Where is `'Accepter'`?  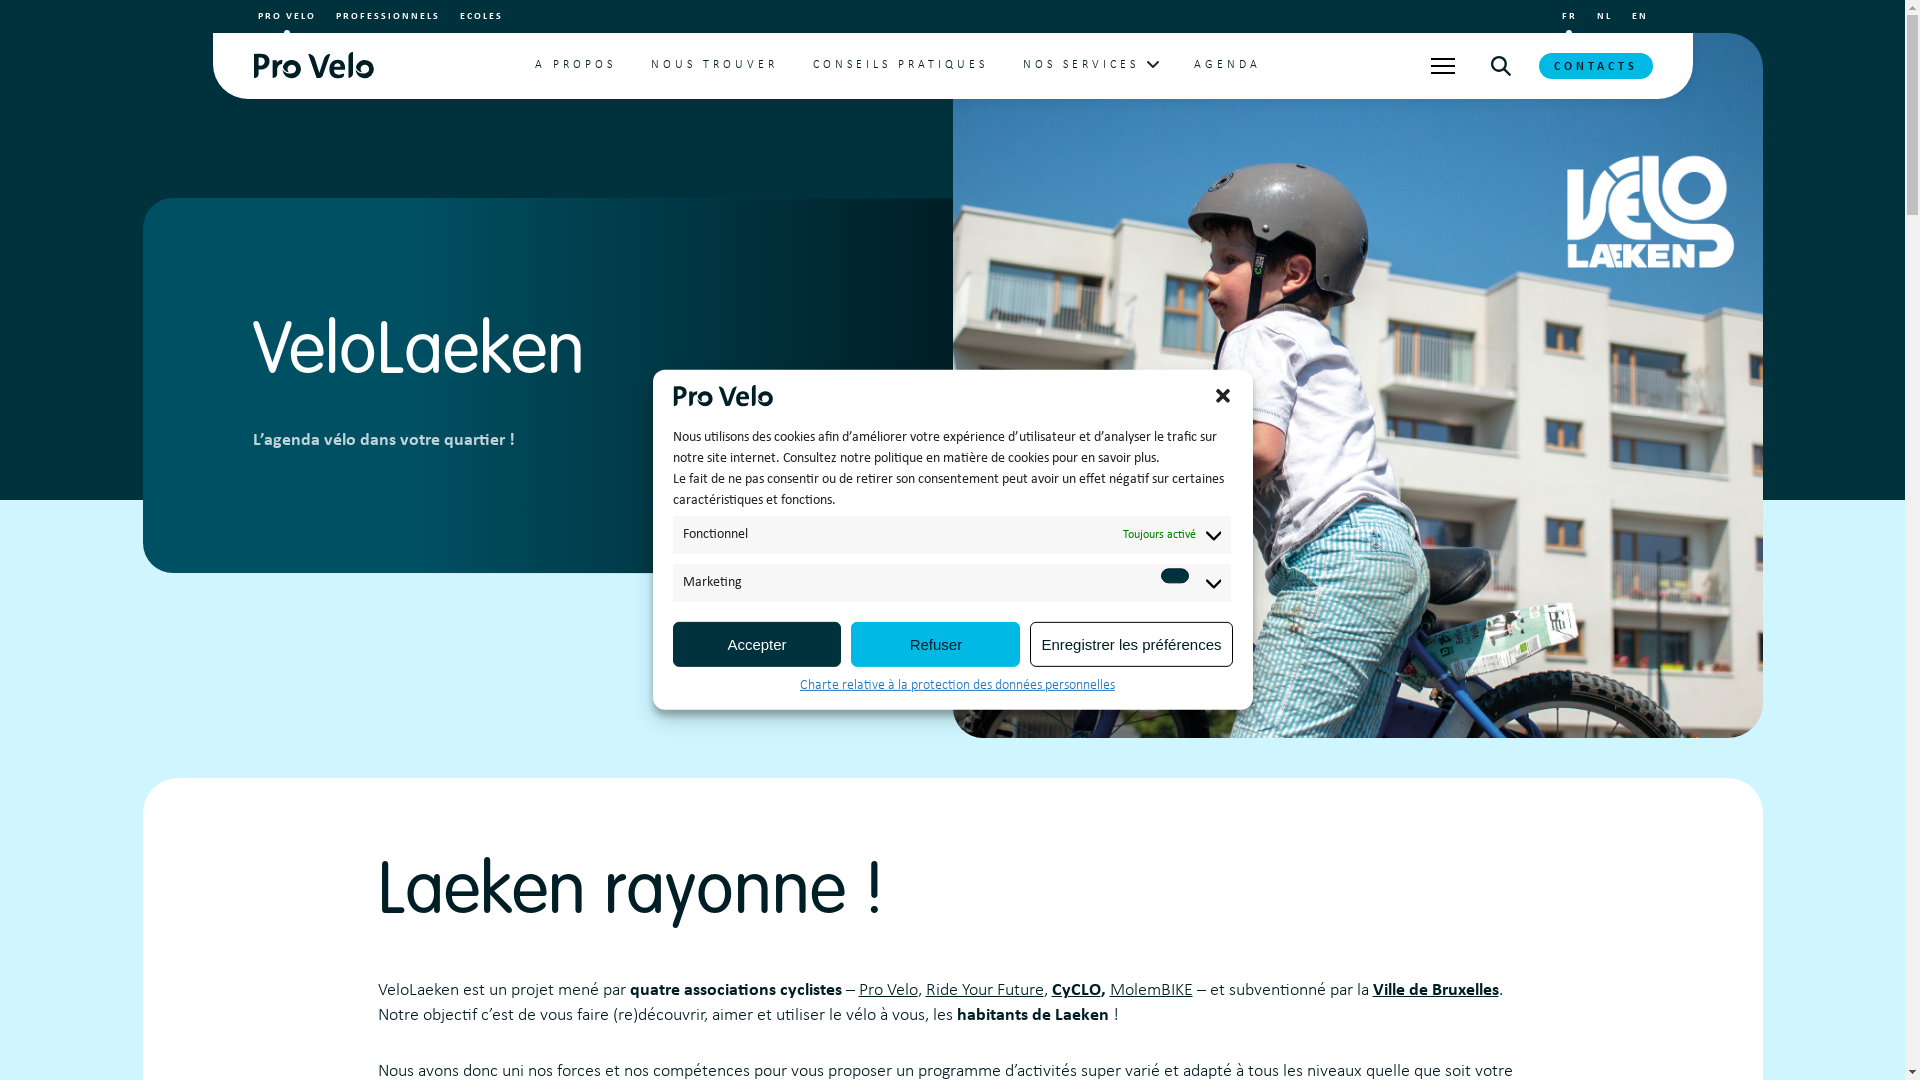
'Accepter' is located at coordinates (672, 644).